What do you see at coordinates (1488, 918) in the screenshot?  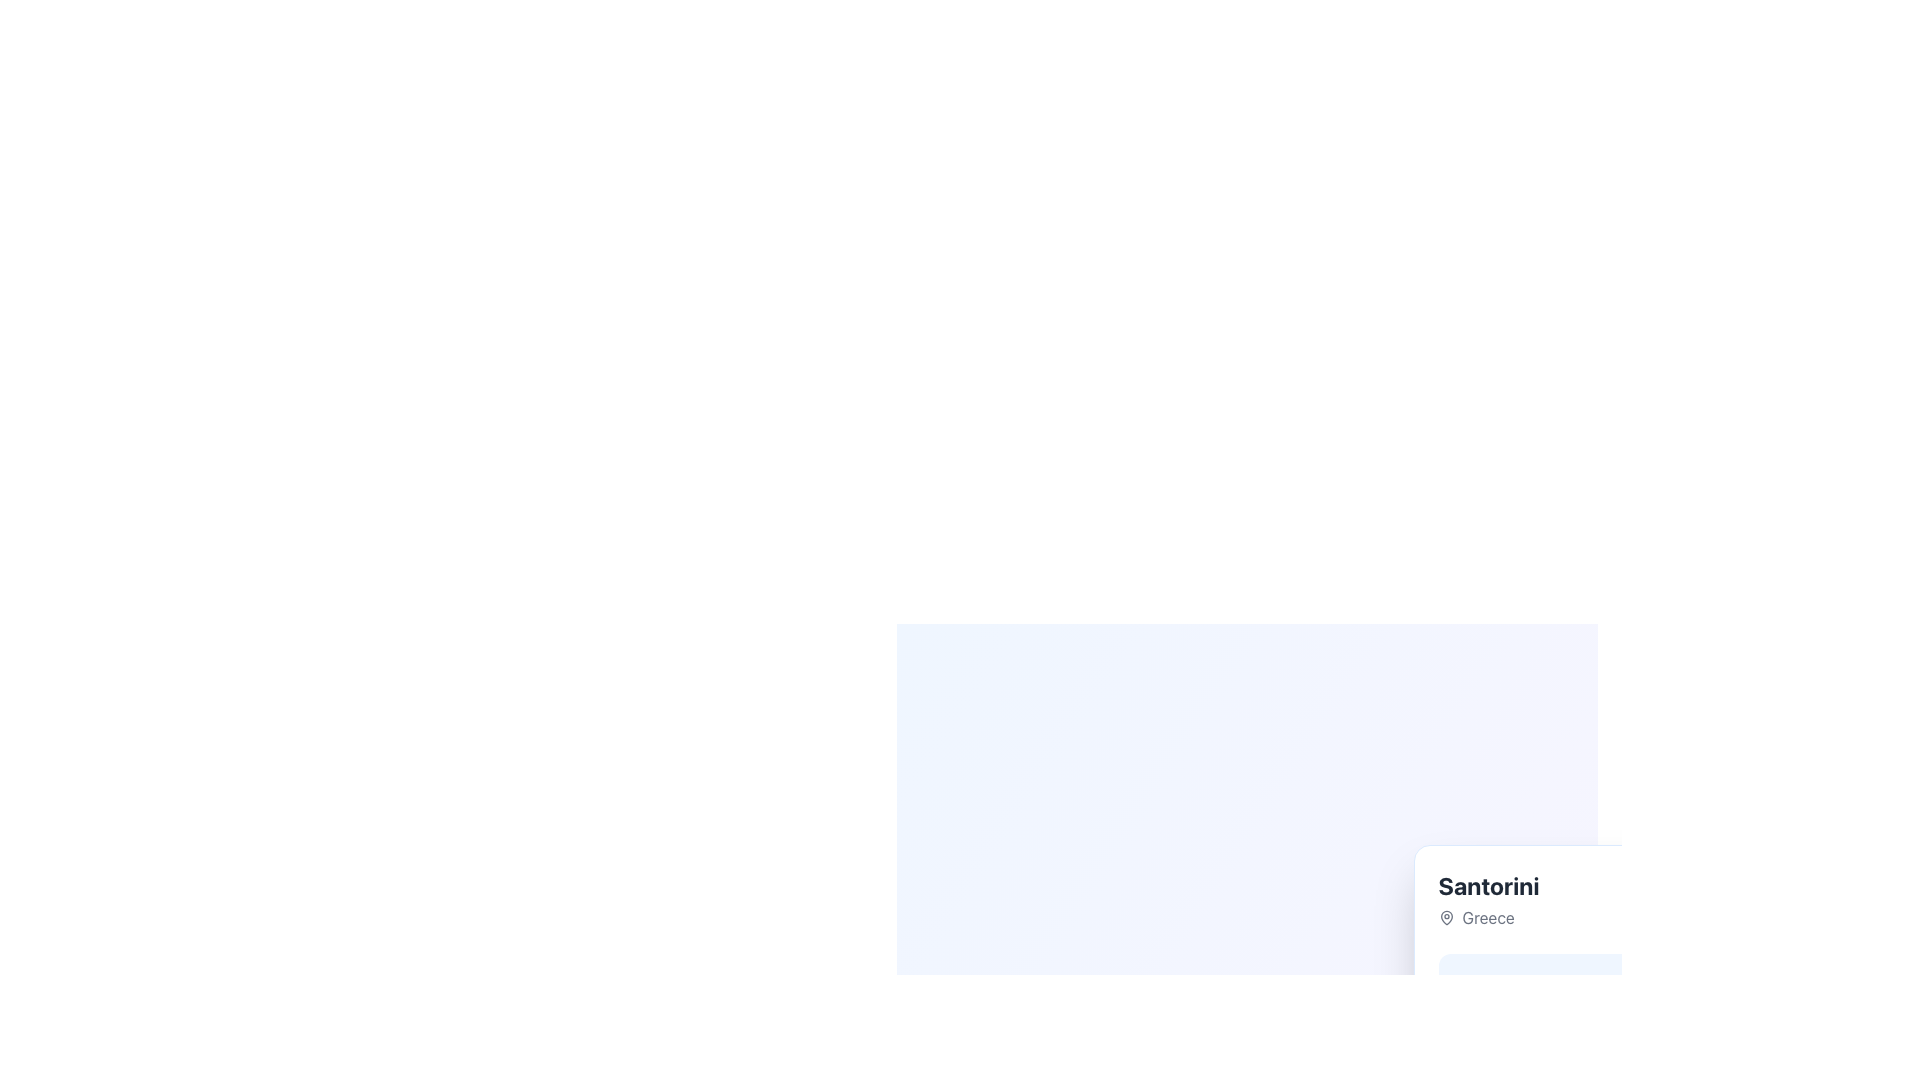 I see `text label displaying 'Greece' located at the bottom-right corner of the interface, adjacent to a map pin icon and below 'Santorini'` at bounding box center [1488, 918].